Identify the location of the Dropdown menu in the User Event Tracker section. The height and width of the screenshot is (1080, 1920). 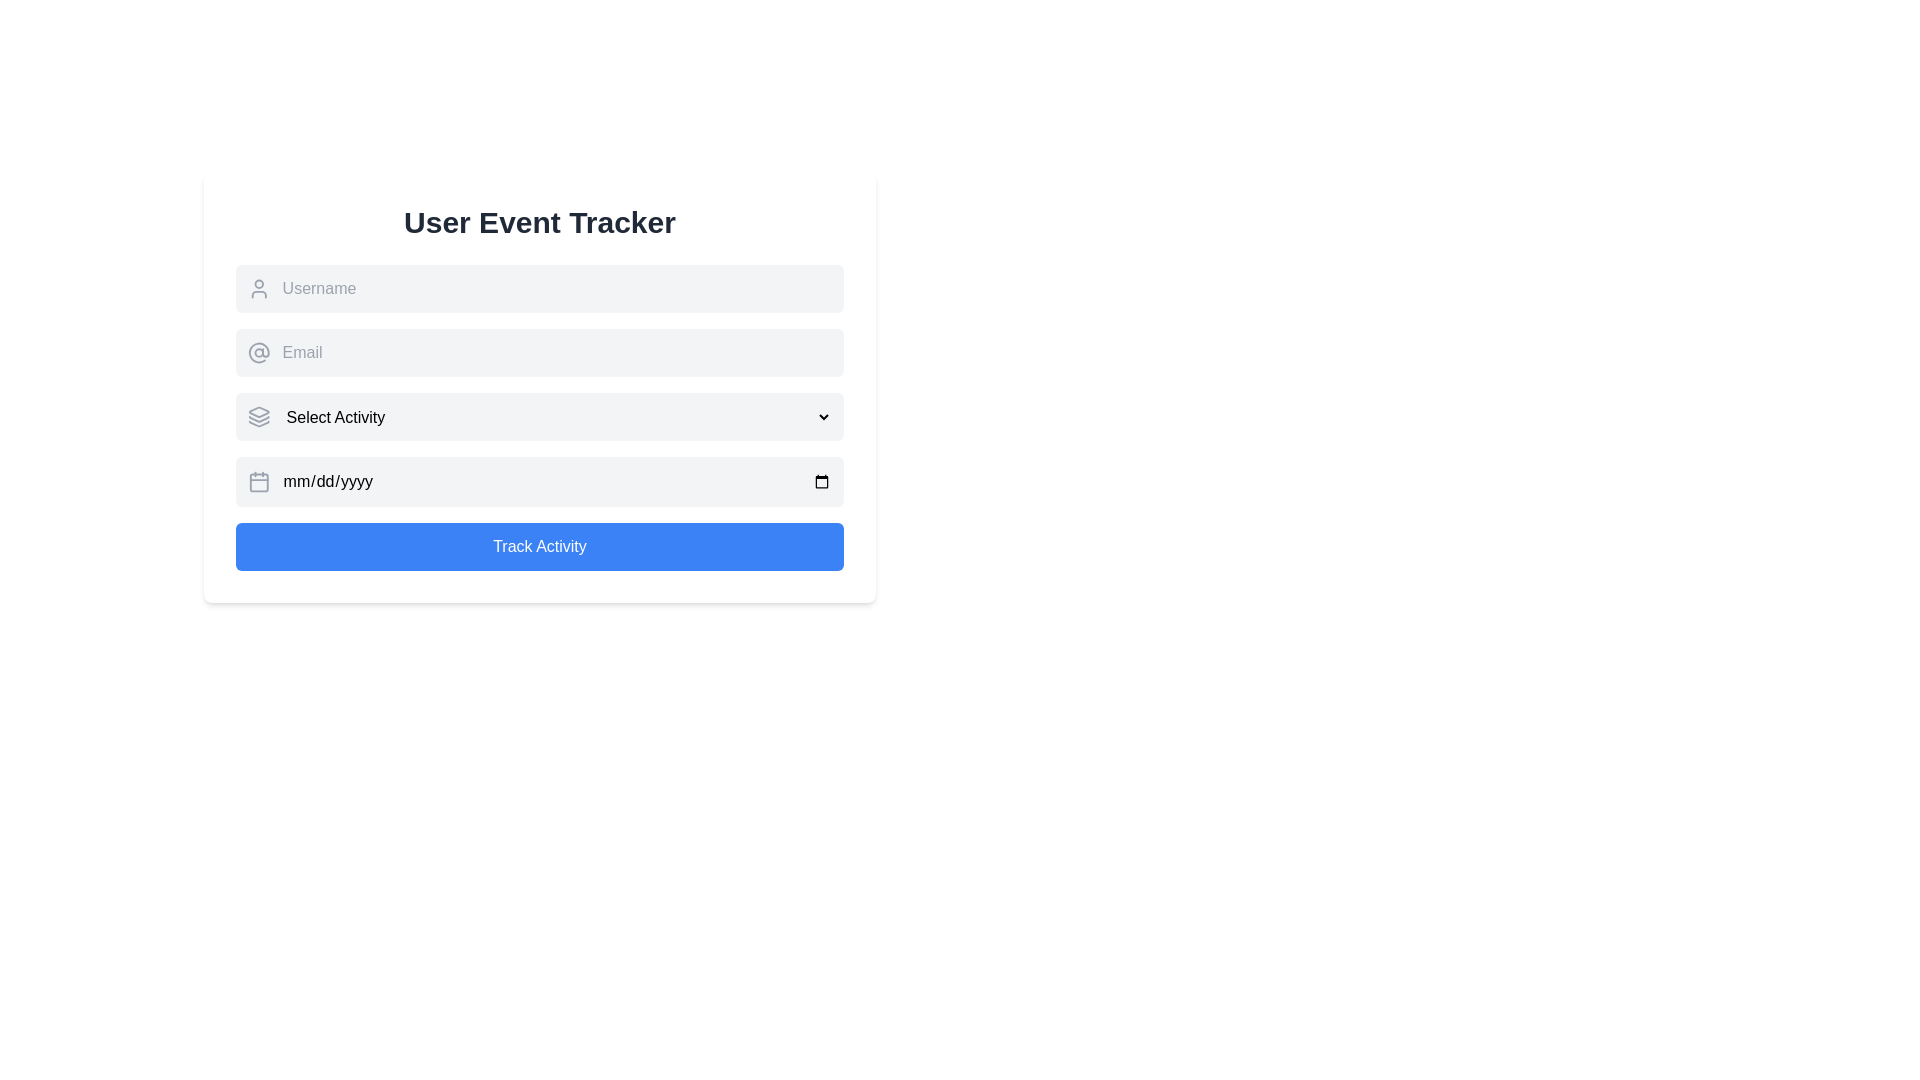
(539, 415).